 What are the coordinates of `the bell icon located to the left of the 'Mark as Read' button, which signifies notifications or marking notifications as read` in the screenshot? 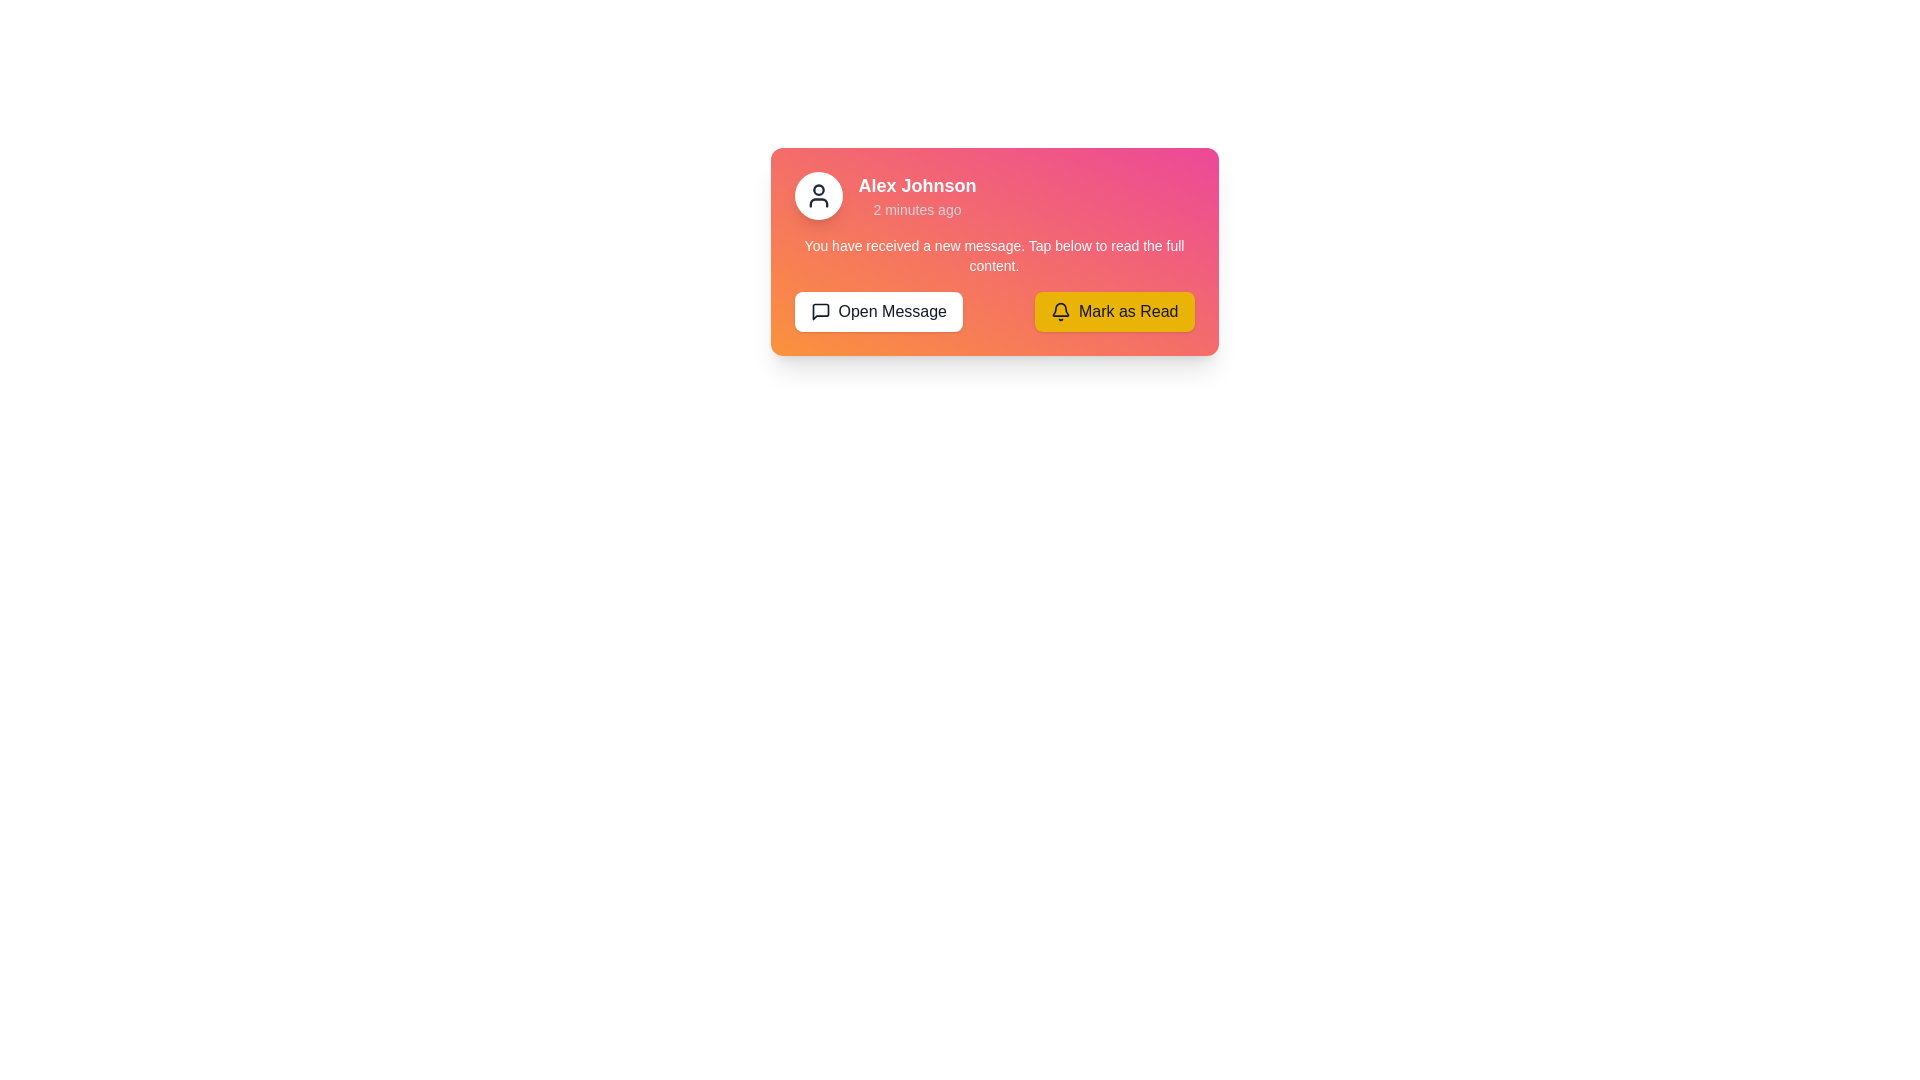 It's located at (1059, 312).